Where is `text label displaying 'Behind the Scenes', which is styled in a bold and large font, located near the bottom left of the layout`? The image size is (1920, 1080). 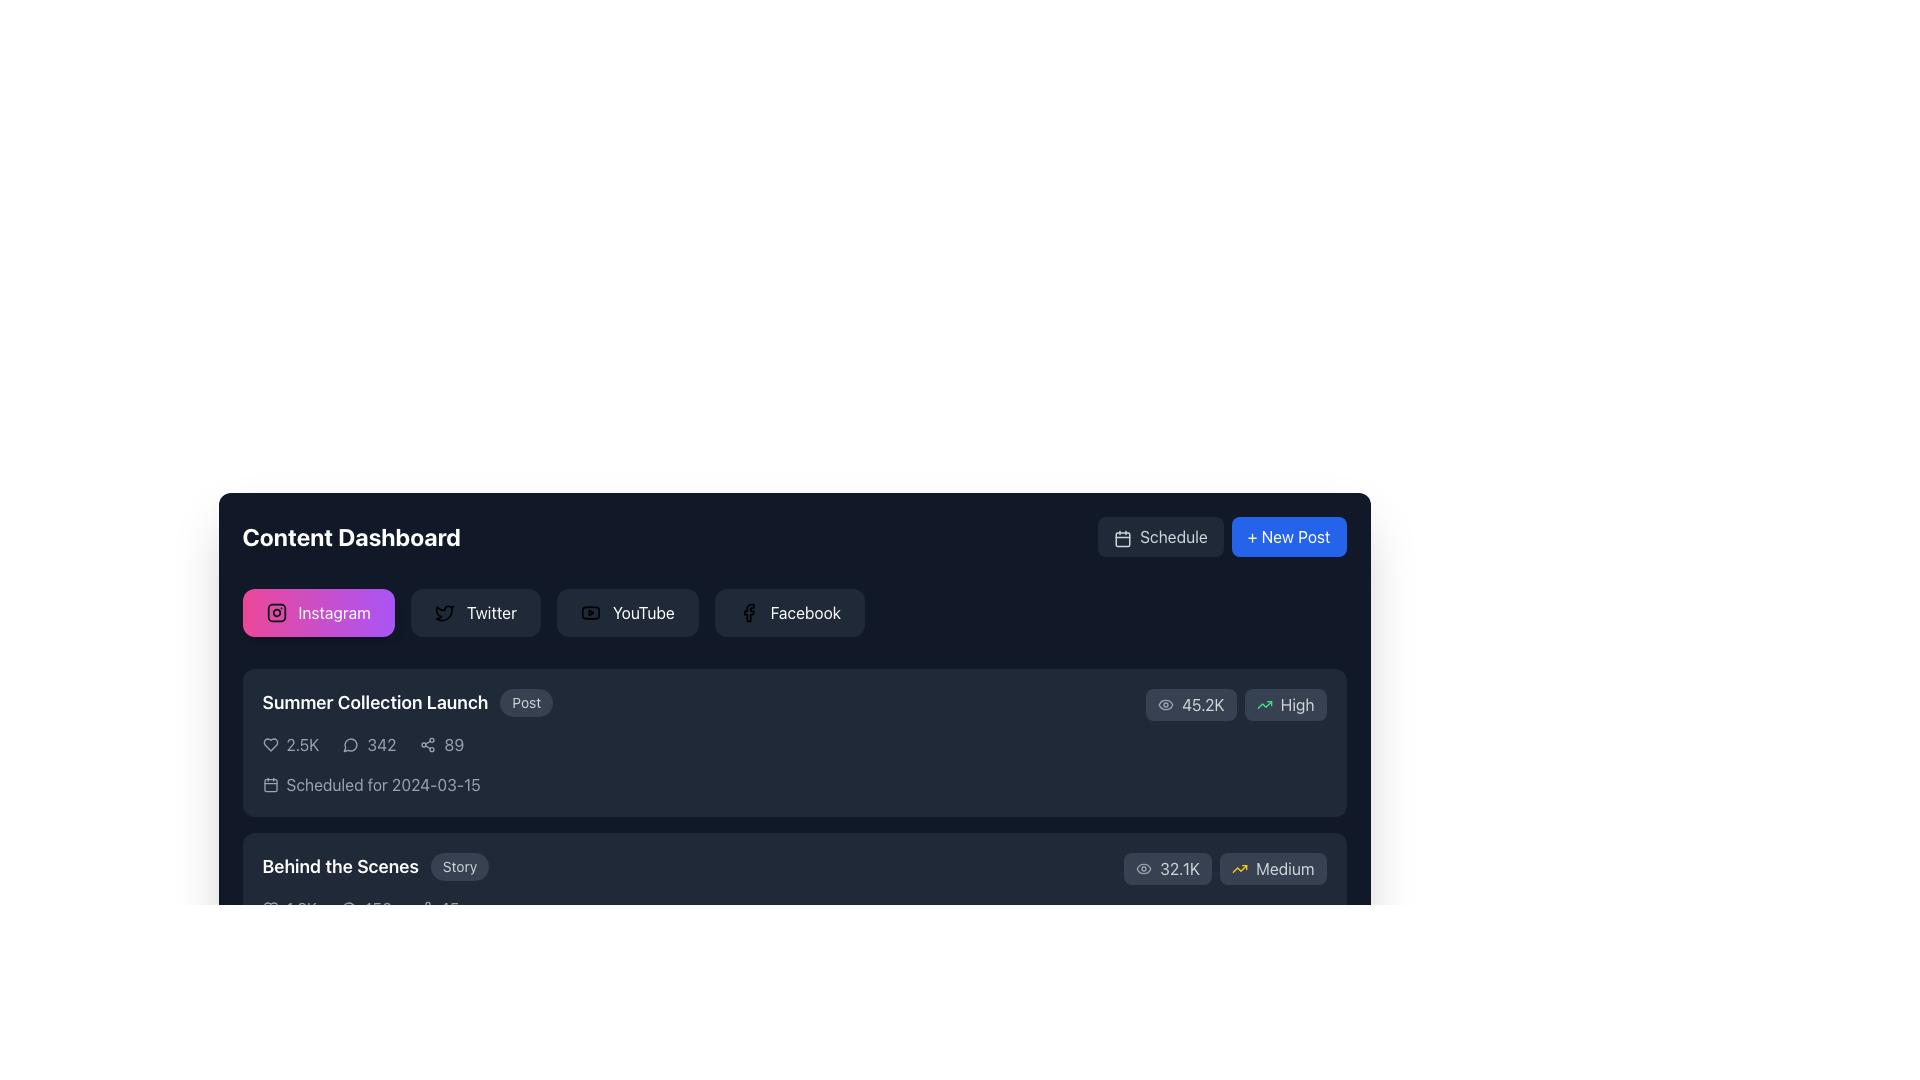
text label displaying 'Behind the Scenes', which is styled in a bold and large font, located near the bottom left of the layout is located at coordinates (340, 866).